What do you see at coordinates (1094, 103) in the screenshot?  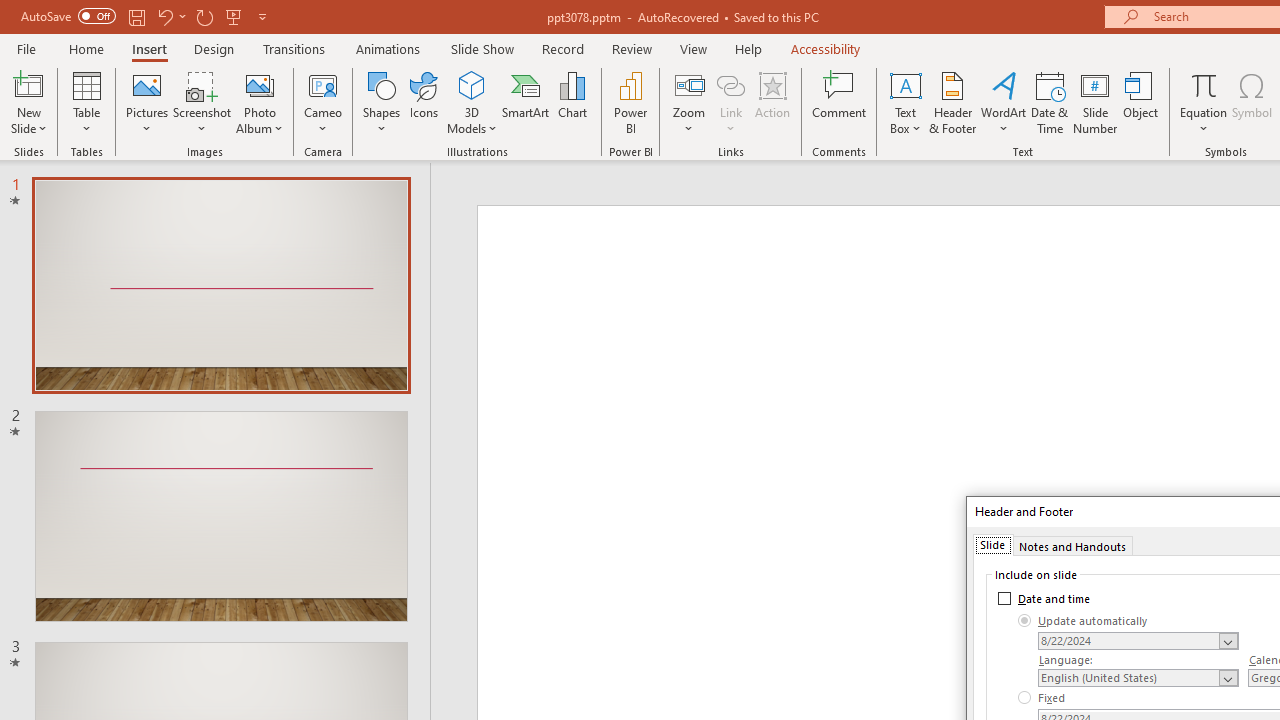 I see `'Slide Number'` at bounding box center [1094, 103].